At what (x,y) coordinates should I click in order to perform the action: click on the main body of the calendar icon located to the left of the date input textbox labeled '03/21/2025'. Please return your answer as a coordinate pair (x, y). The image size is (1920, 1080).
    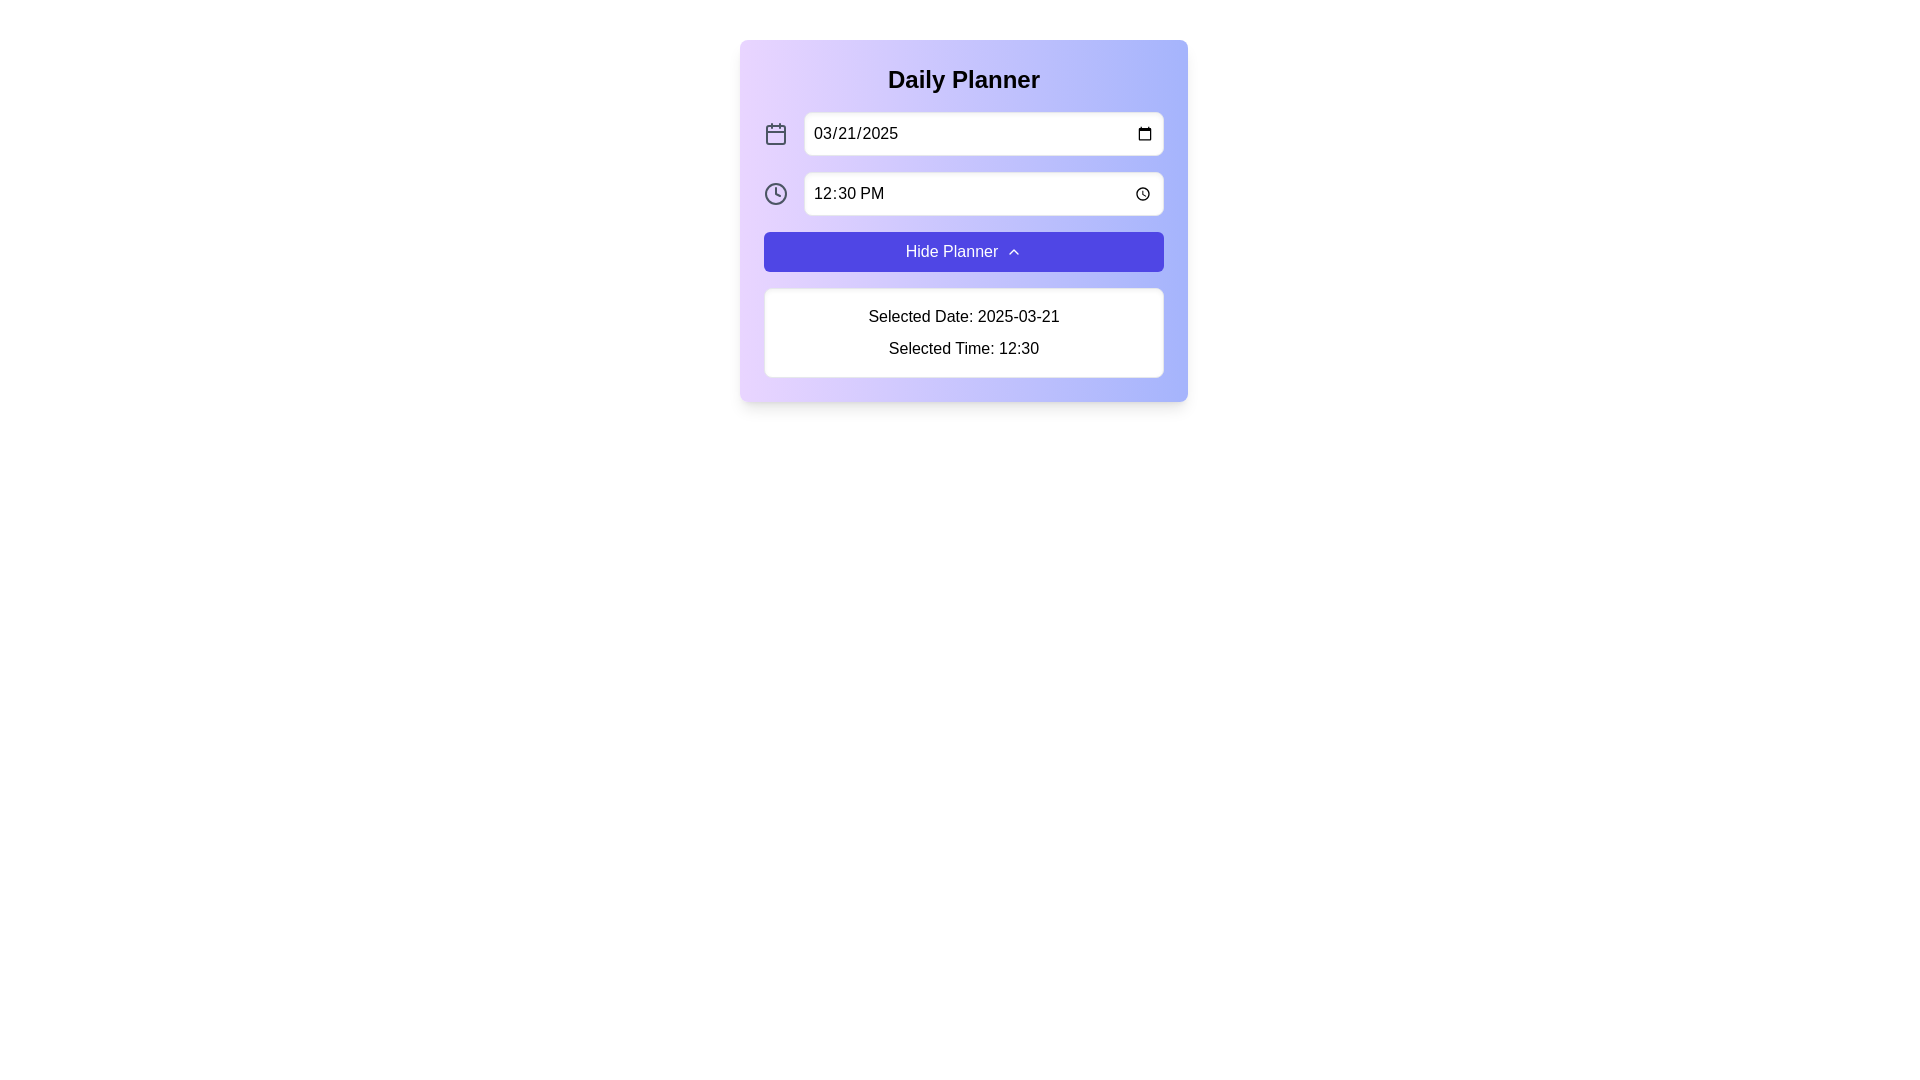
    Looking at the image, I should click on (775, 135).